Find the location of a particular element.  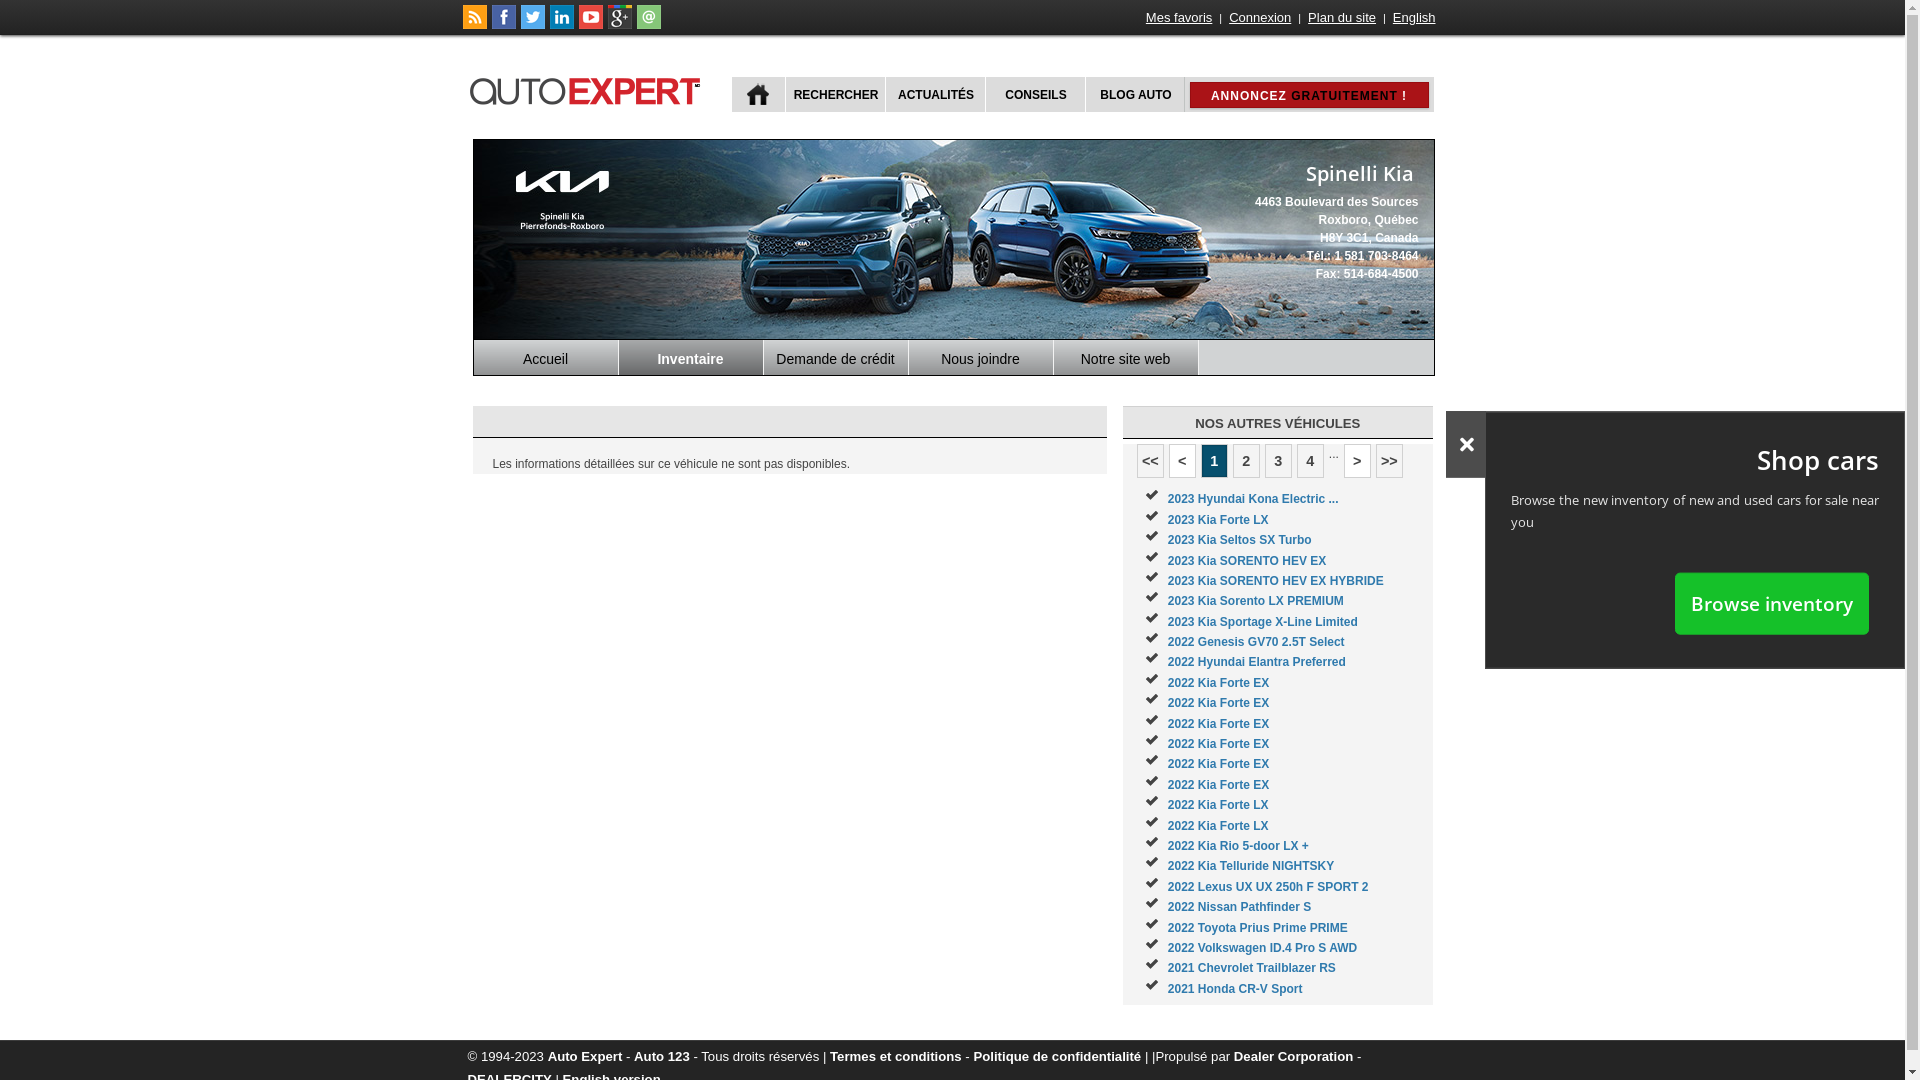

'Plan du site' is located at coordinates (1342, 17).